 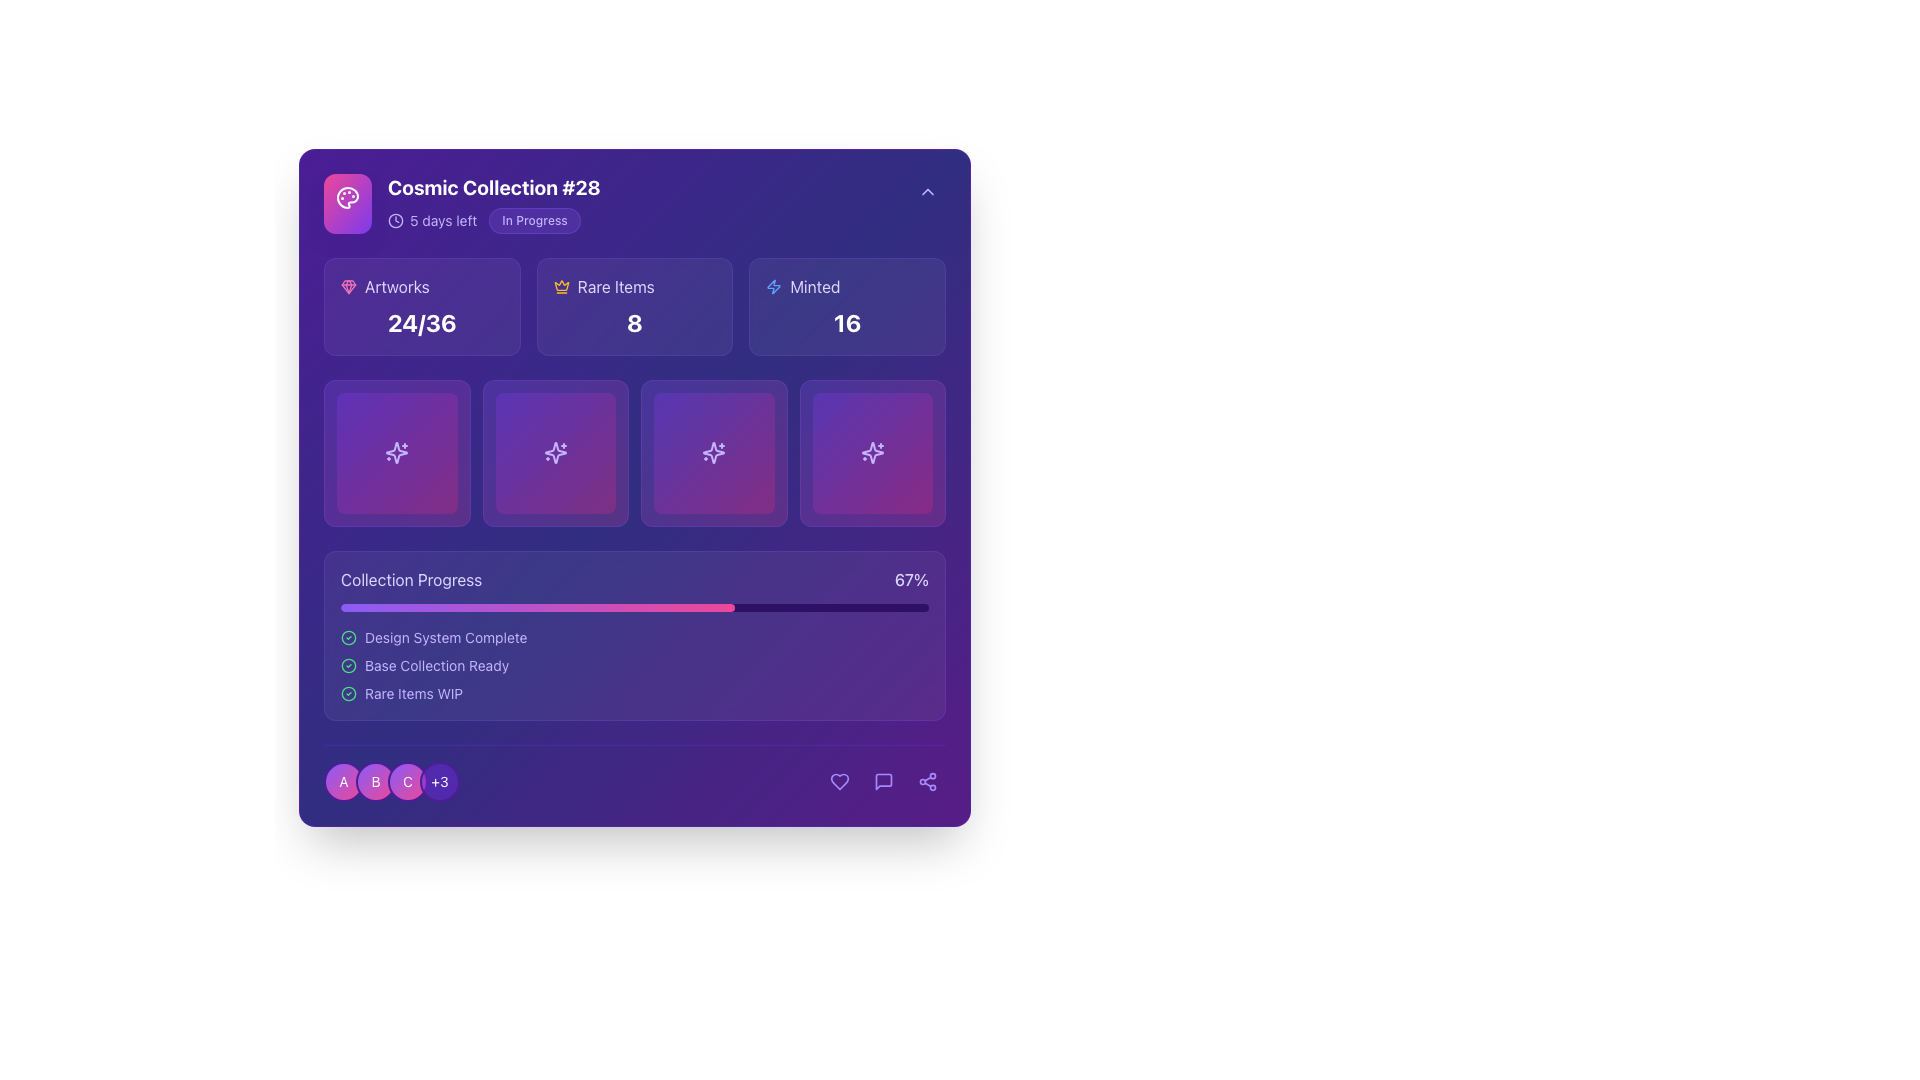 What do you see at coordinates (397, 453) in the screenshot?
I see `the interactive decorative tile with a sparkle icon in the center, located in the first column and first row of the grid below the 'Artworks', 'Rare Items', and 'Minted' statistics section` at bounding box center [397, 453].